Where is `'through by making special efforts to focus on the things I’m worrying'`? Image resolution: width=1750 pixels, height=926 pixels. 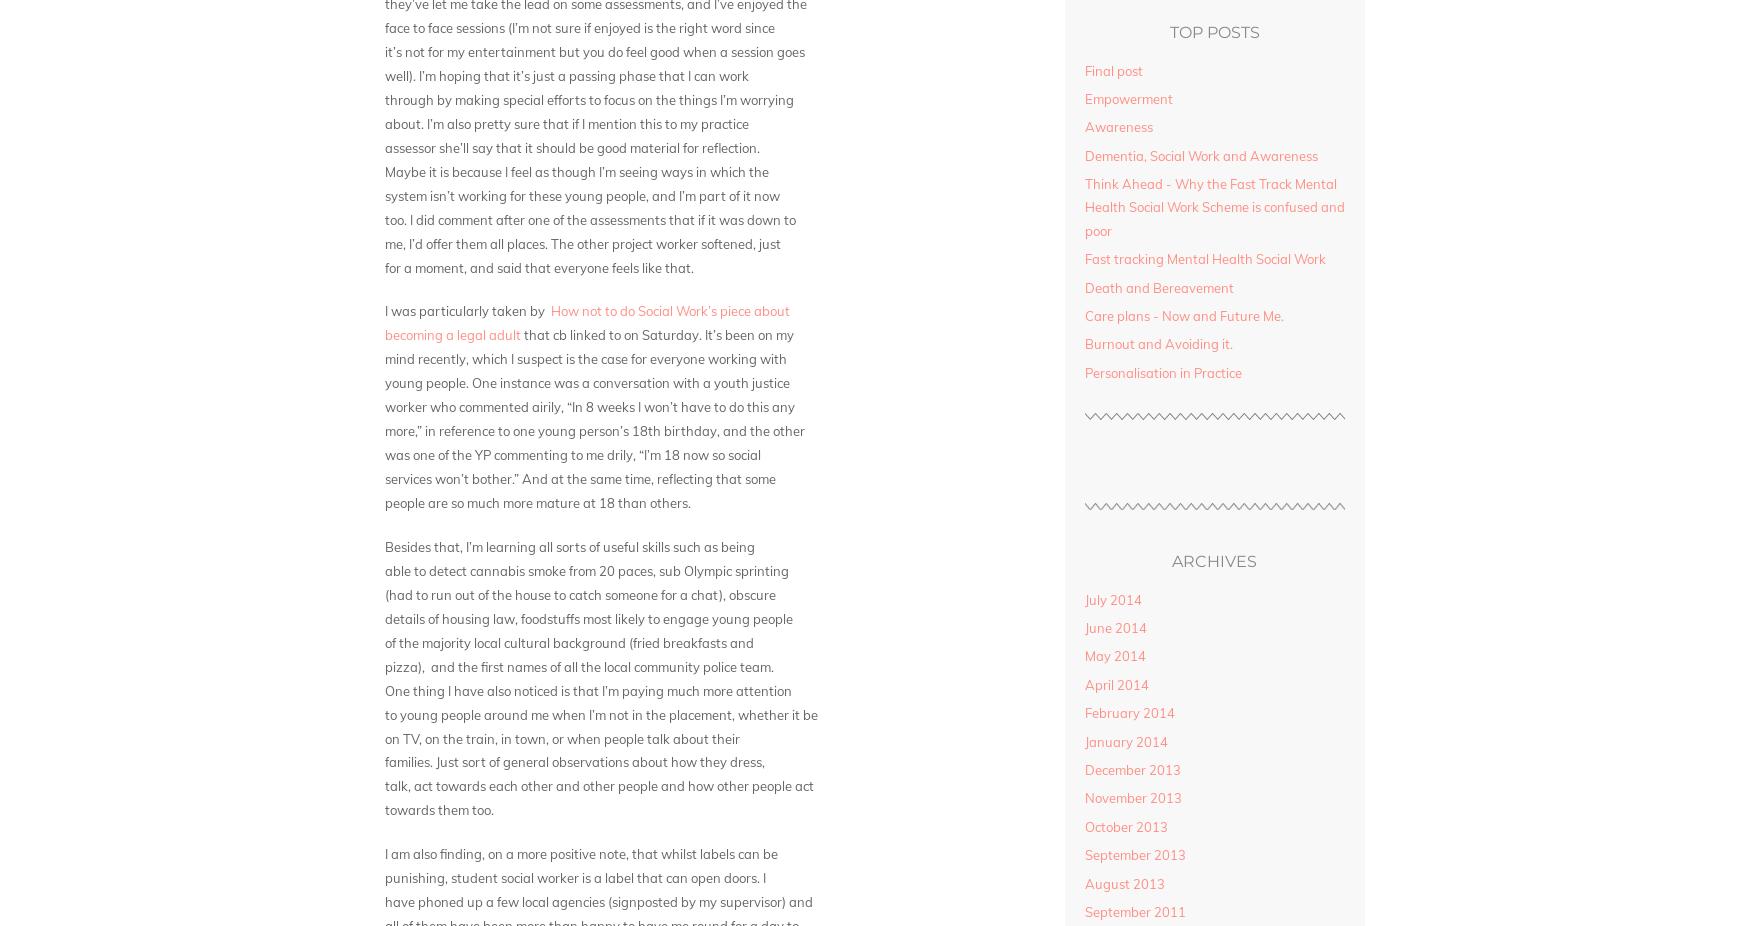 'through by making special efforts to focus on the things I’m worrying' is located at coordinates (589, 97).